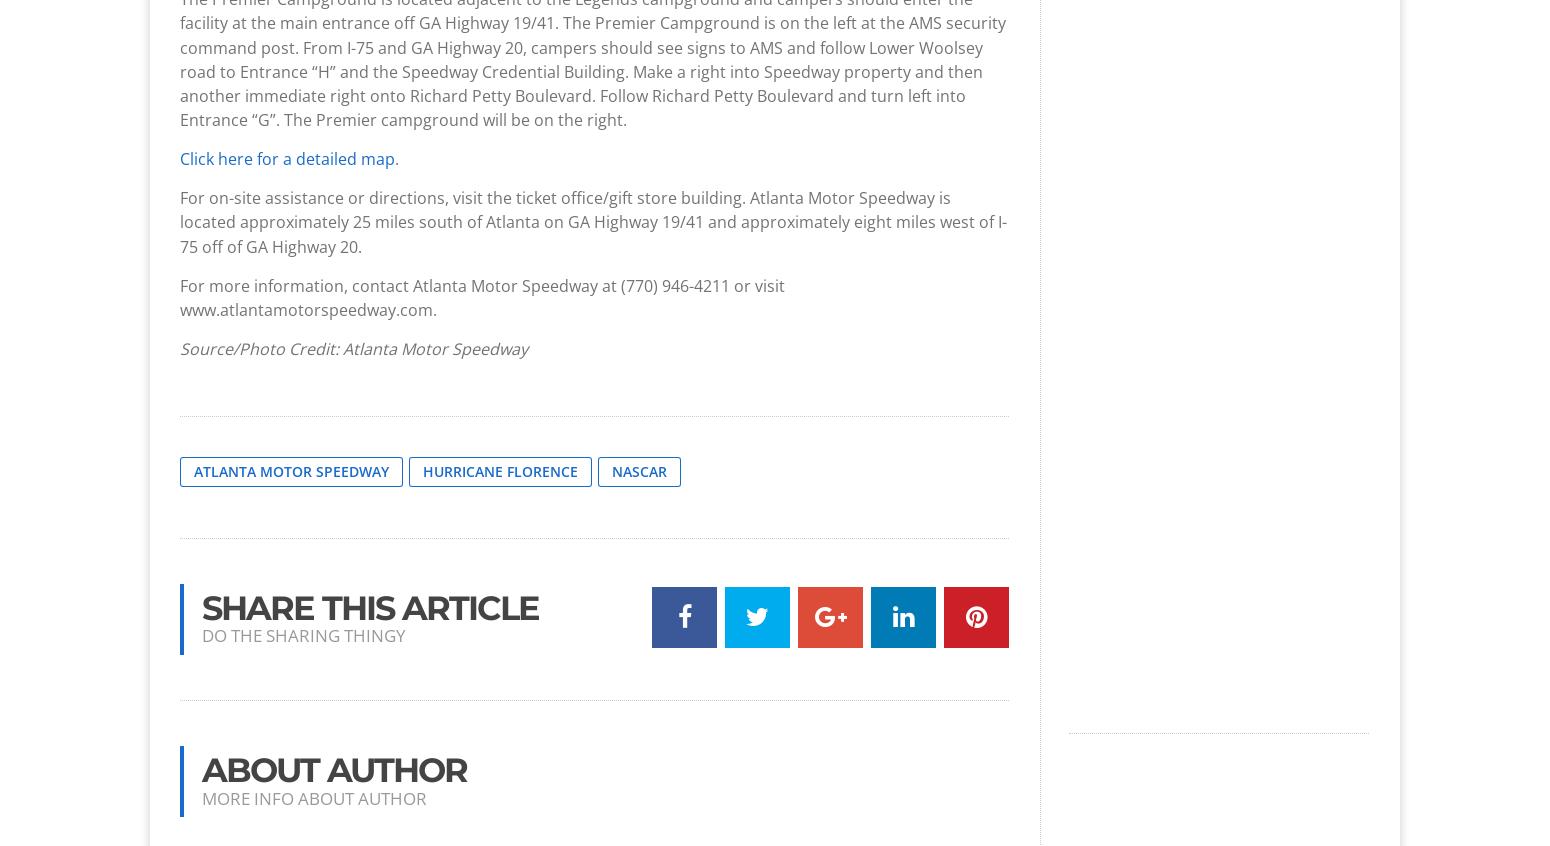  I want to click on 'Atlanta Motor Speedway', so click(291, 470).